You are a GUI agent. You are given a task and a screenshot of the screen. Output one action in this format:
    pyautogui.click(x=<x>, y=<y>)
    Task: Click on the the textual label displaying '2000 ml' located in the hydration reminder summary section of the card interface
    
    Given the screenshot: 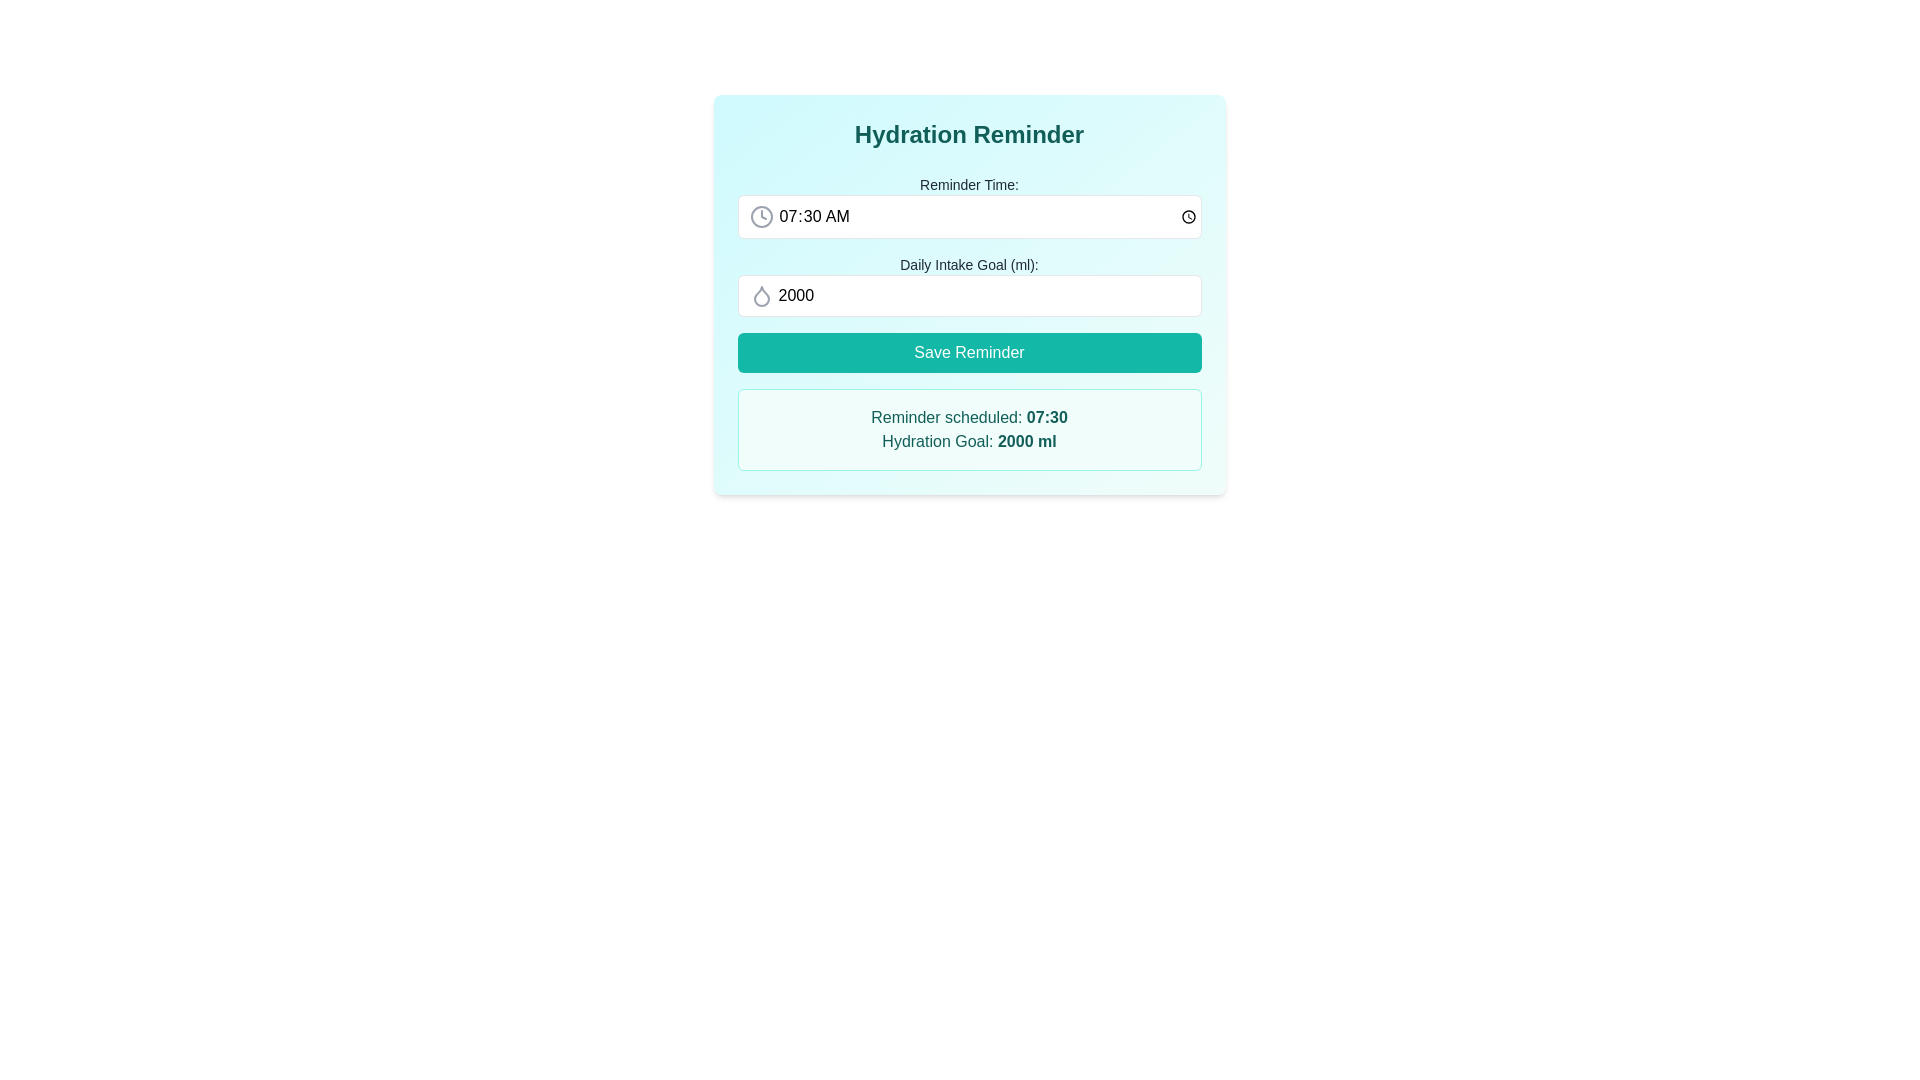 What is the action you would take?
    pyautogui.click(x=1027, y=440)
    